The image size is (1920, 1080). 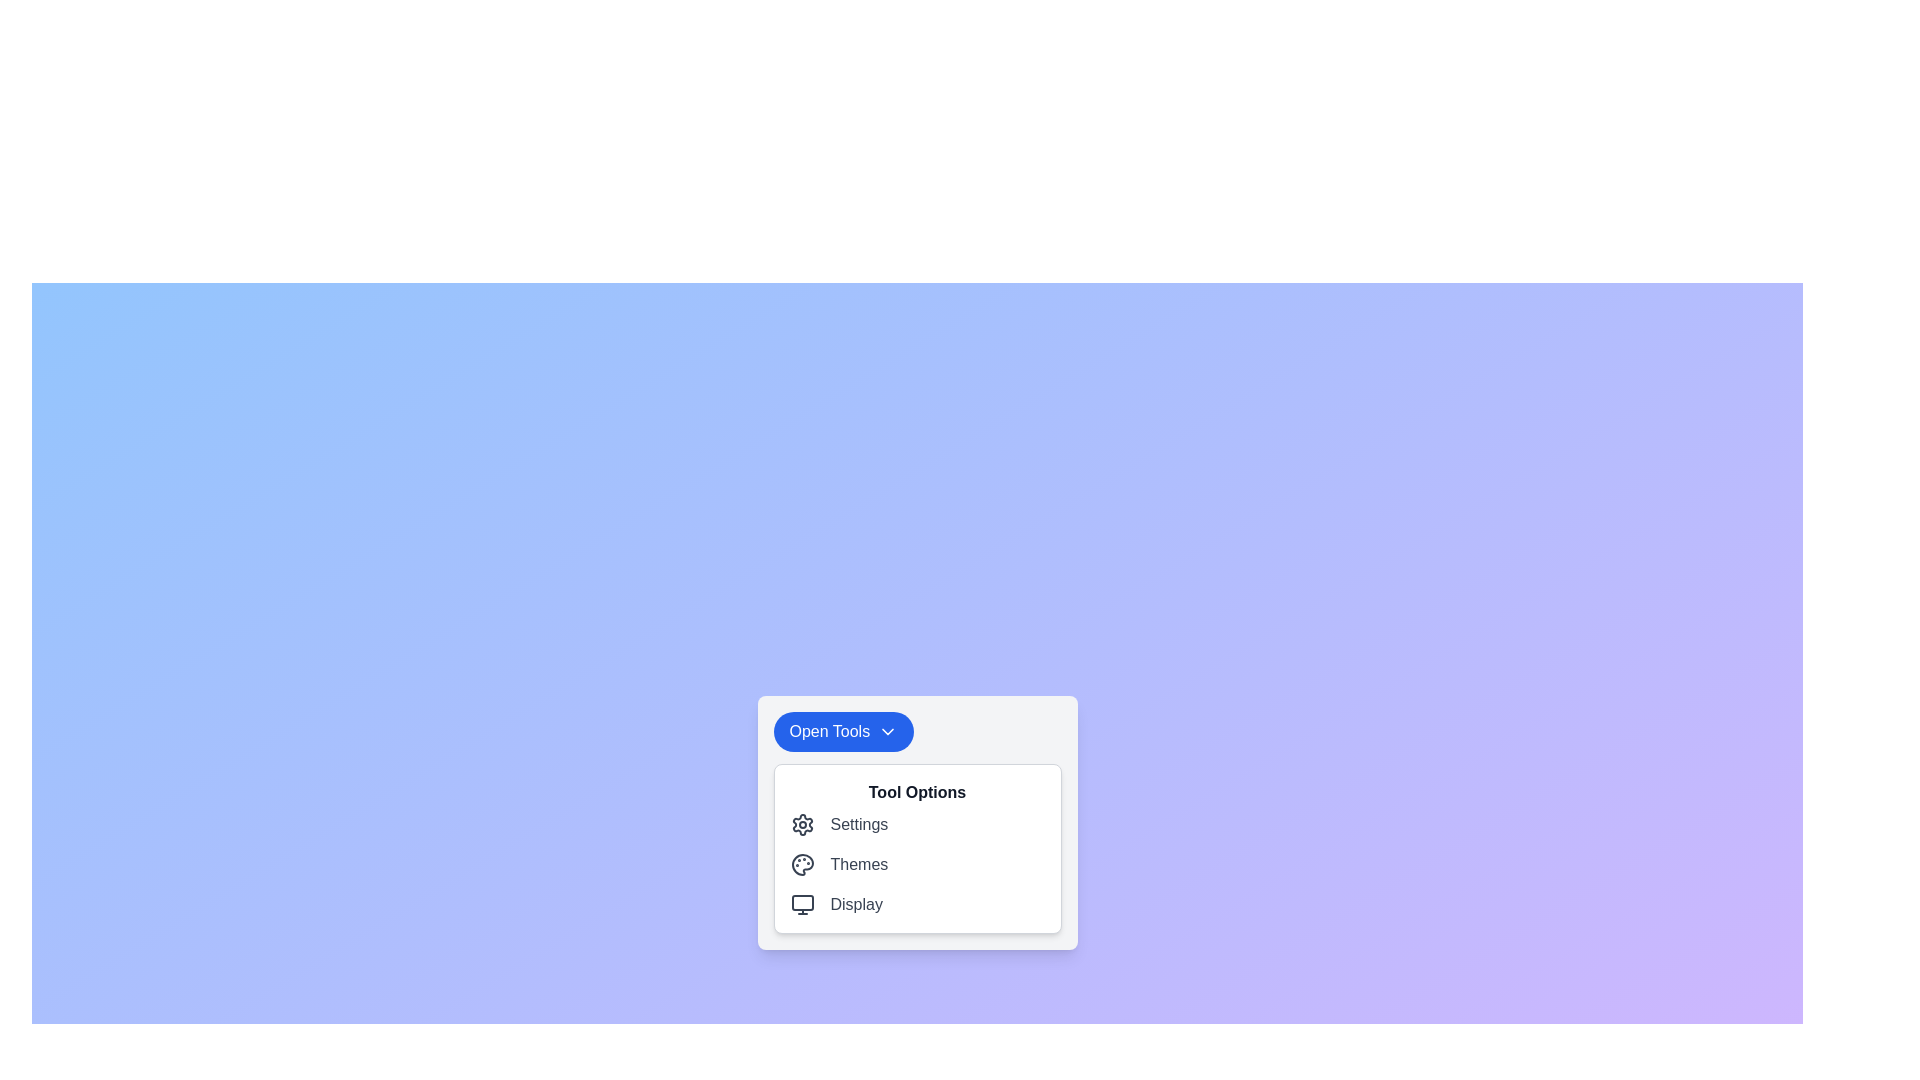 I want to click on the Label Text located at the bottom of the 'Tool Options' group in the pop-up menu, which is the last item in the vertical list of options, so click(x=856, y=905).